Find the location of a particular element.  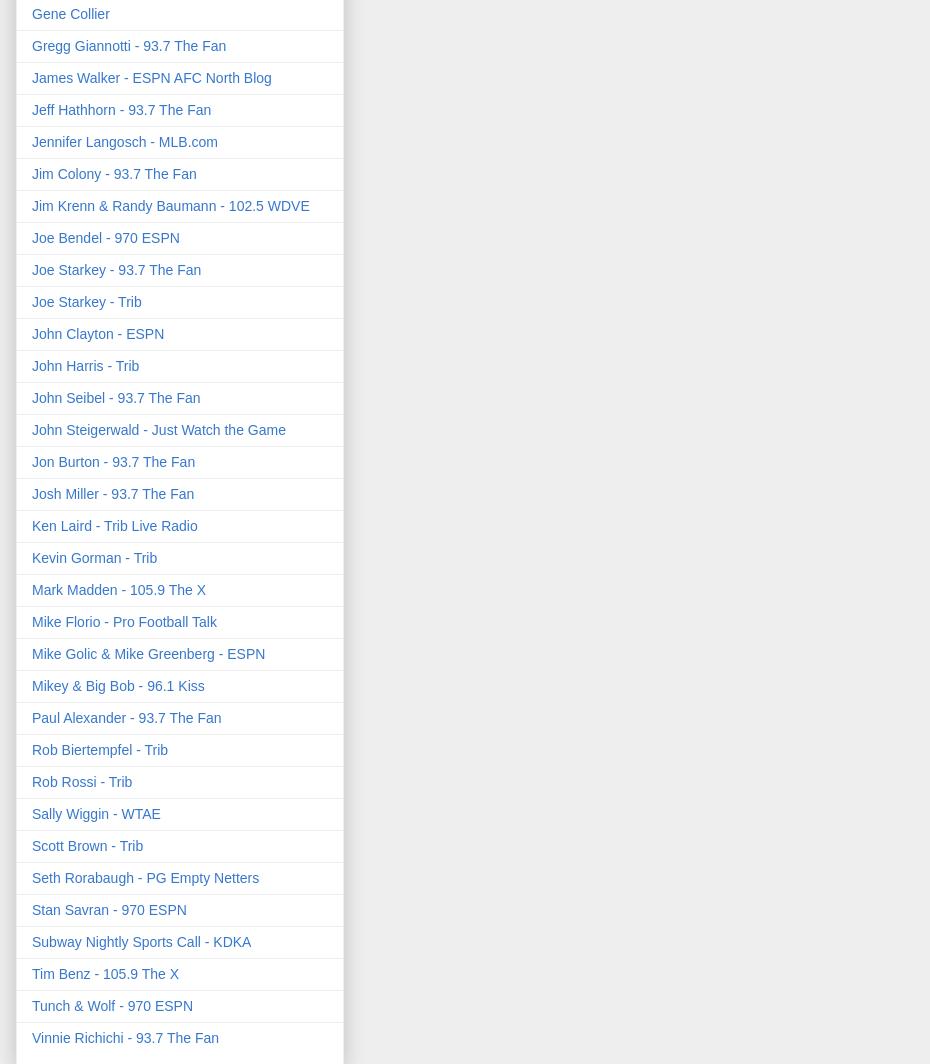

'Paul Alexander - 93.7 The Fan' is located at coordinates (126, 717).